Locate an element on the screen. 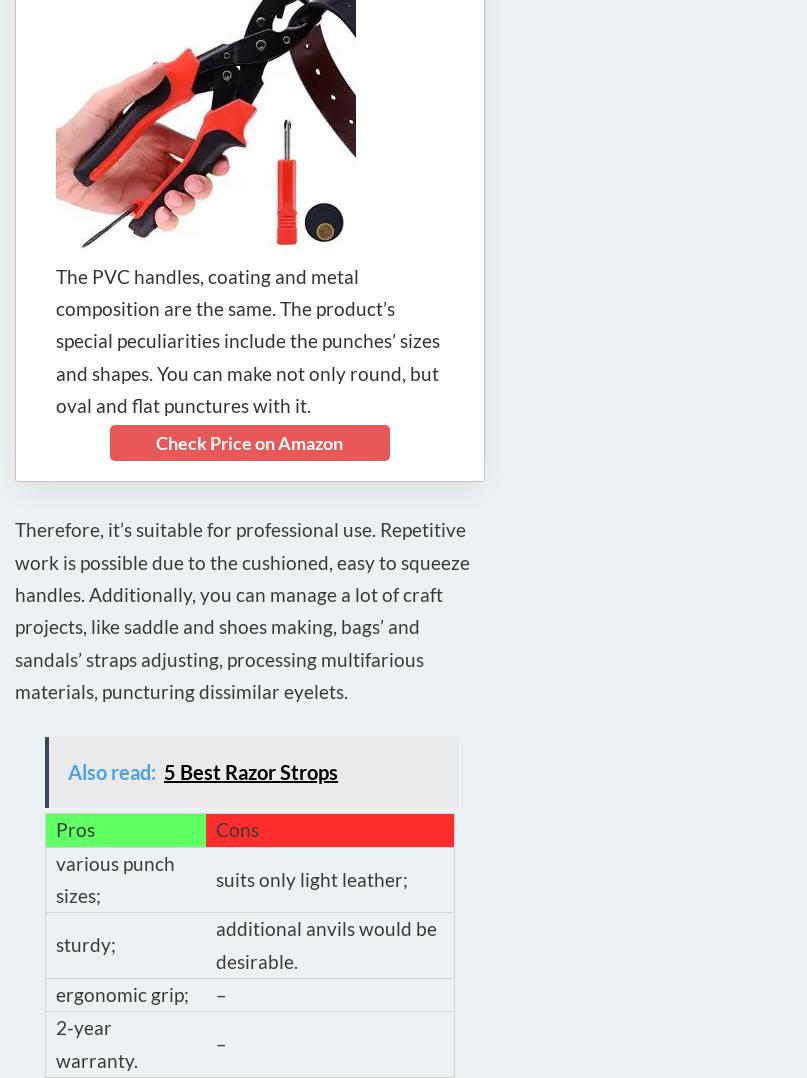  '5 Best Razor Strops' is located at coordinates (163, 770).